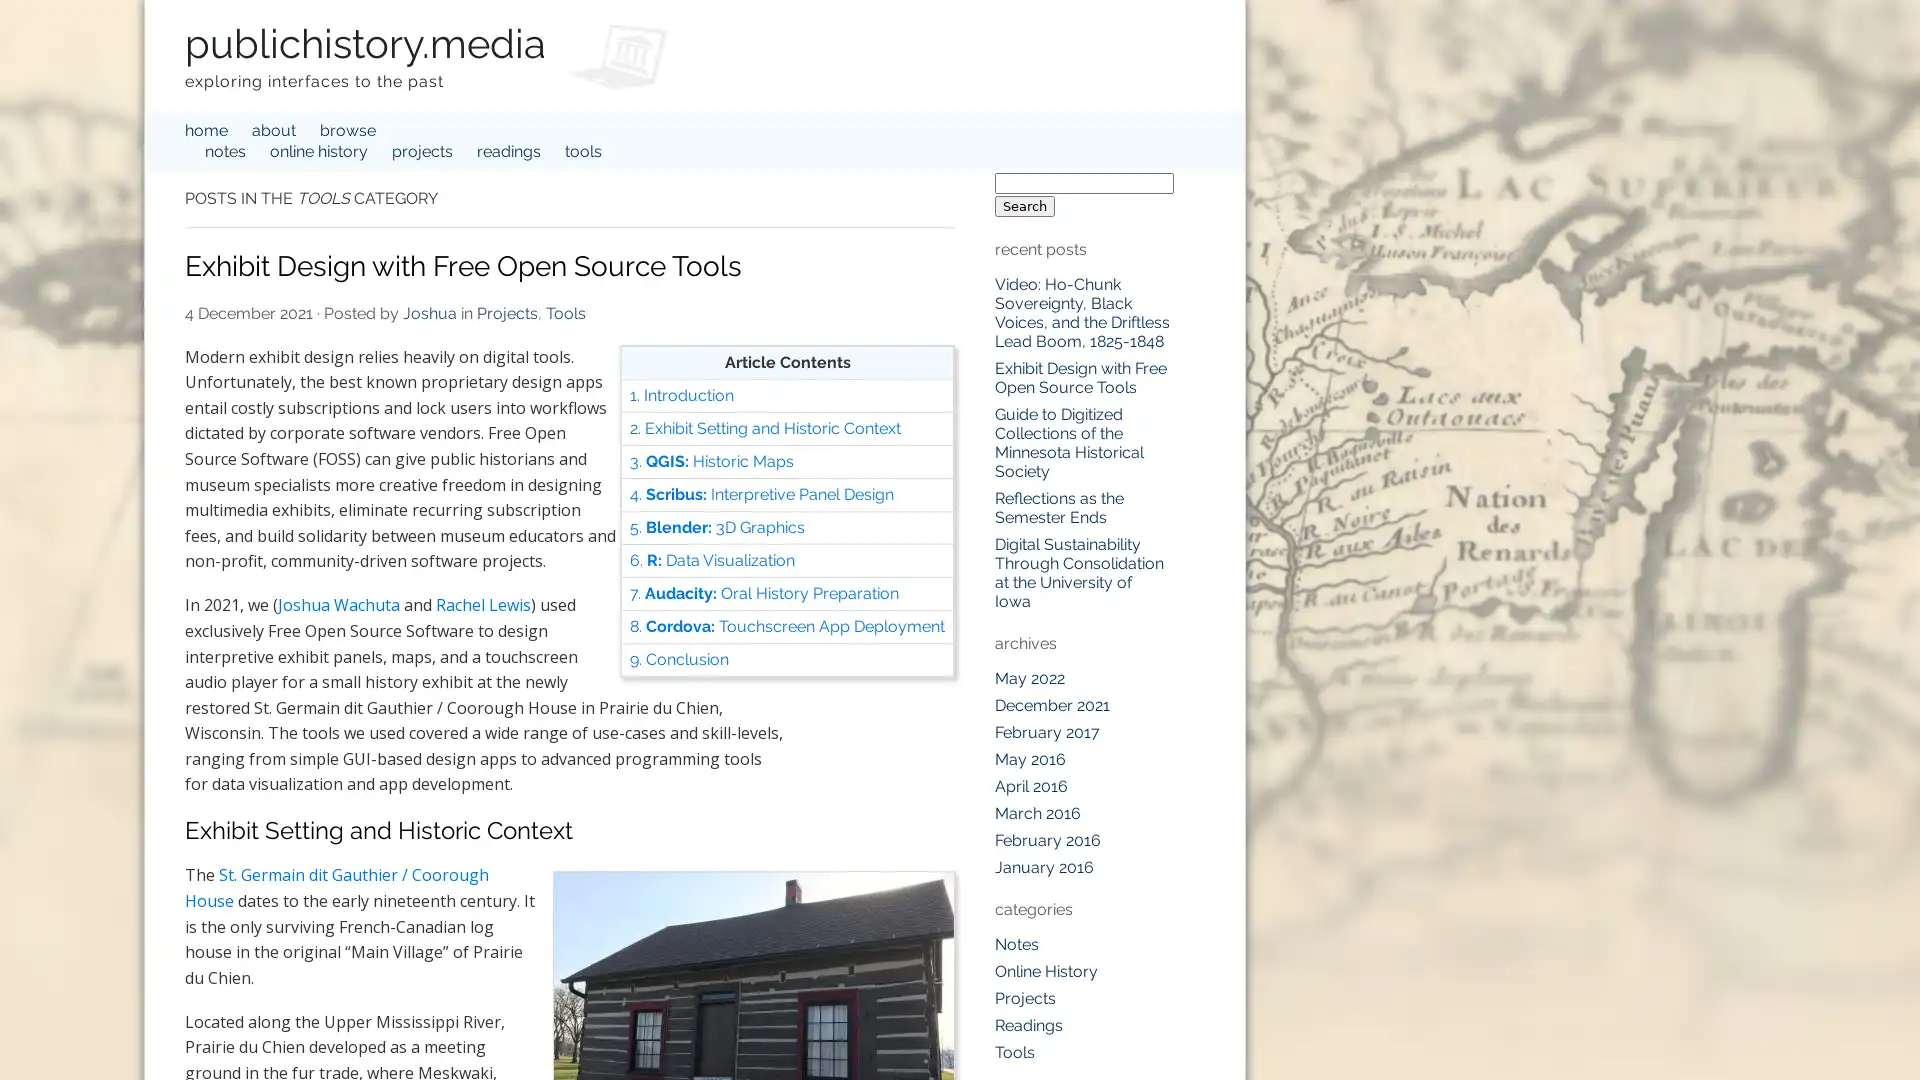  I want to click on Search, so click(1025, 206).